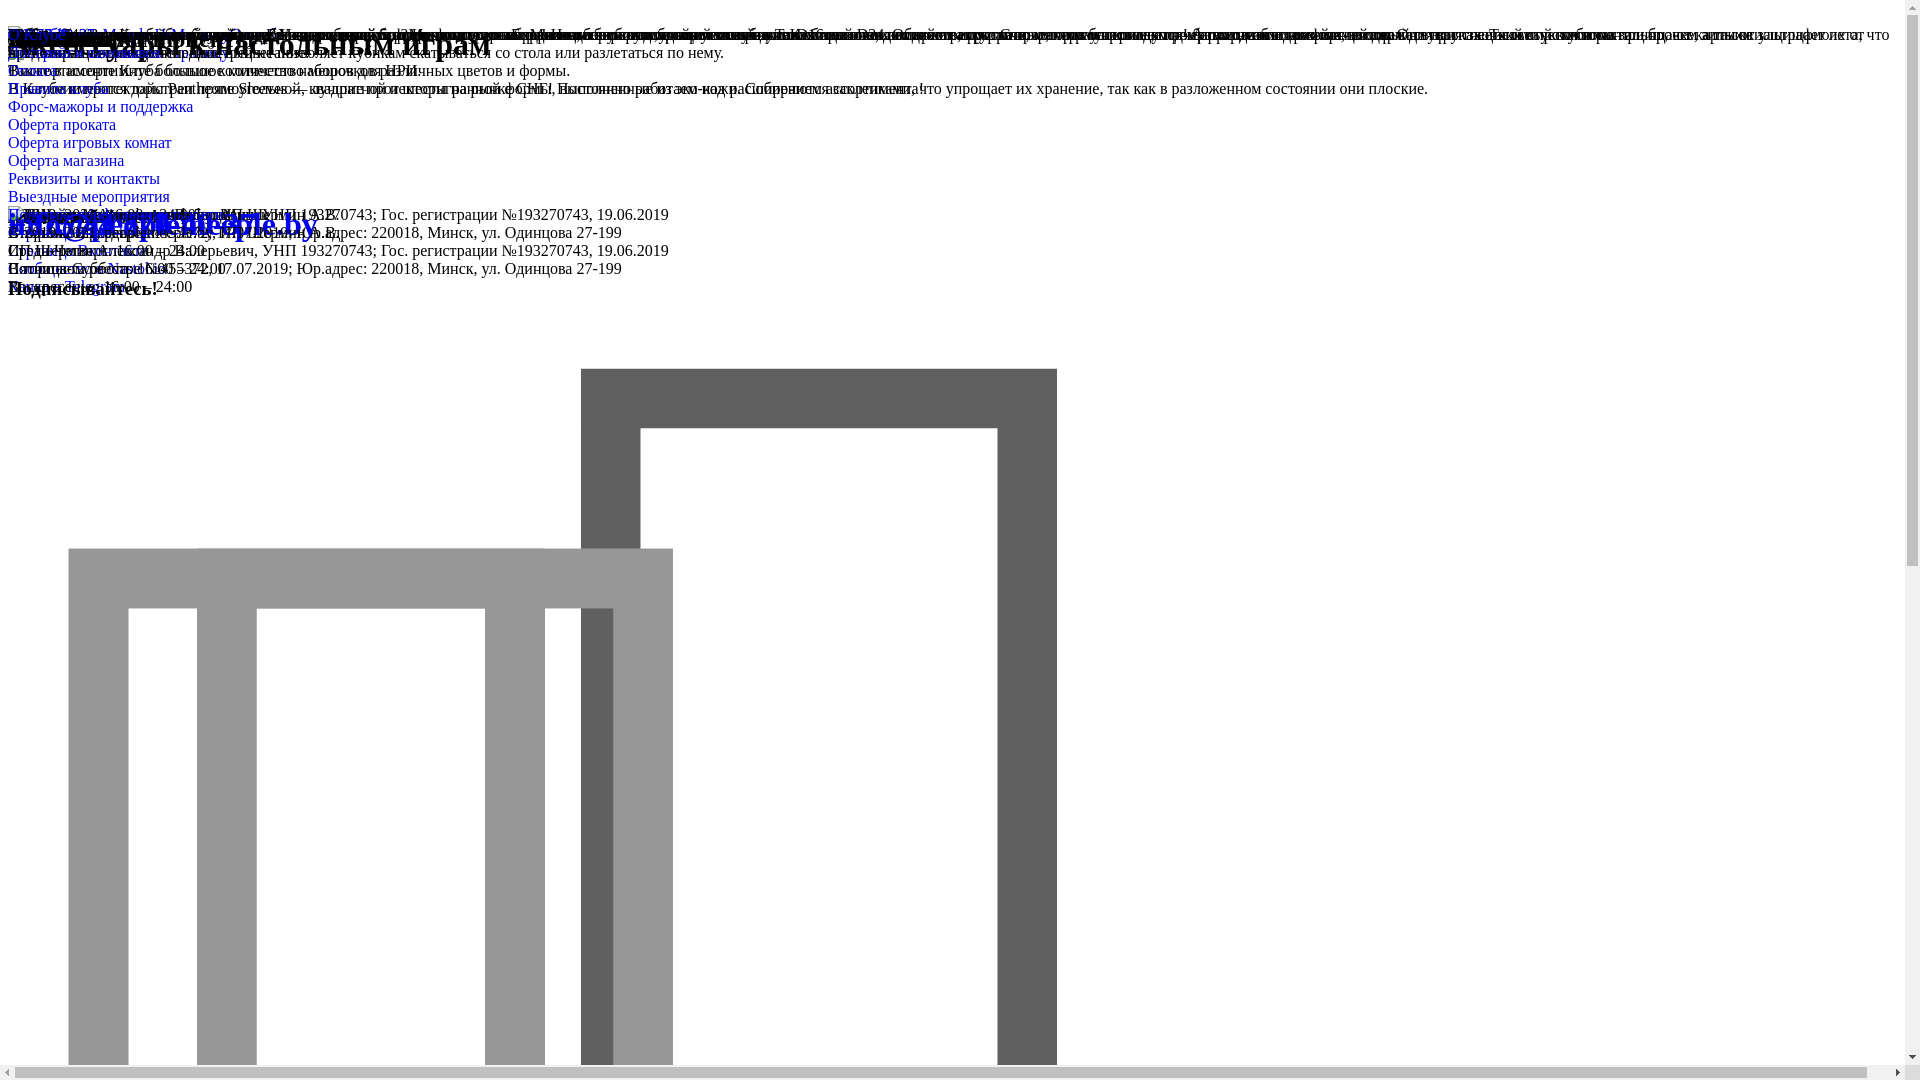 This screenshot has height=1080, width=1920. Describe the element at coordinates (51, 34) in the screenshot. I see `'33 377-40-37'` at that location.